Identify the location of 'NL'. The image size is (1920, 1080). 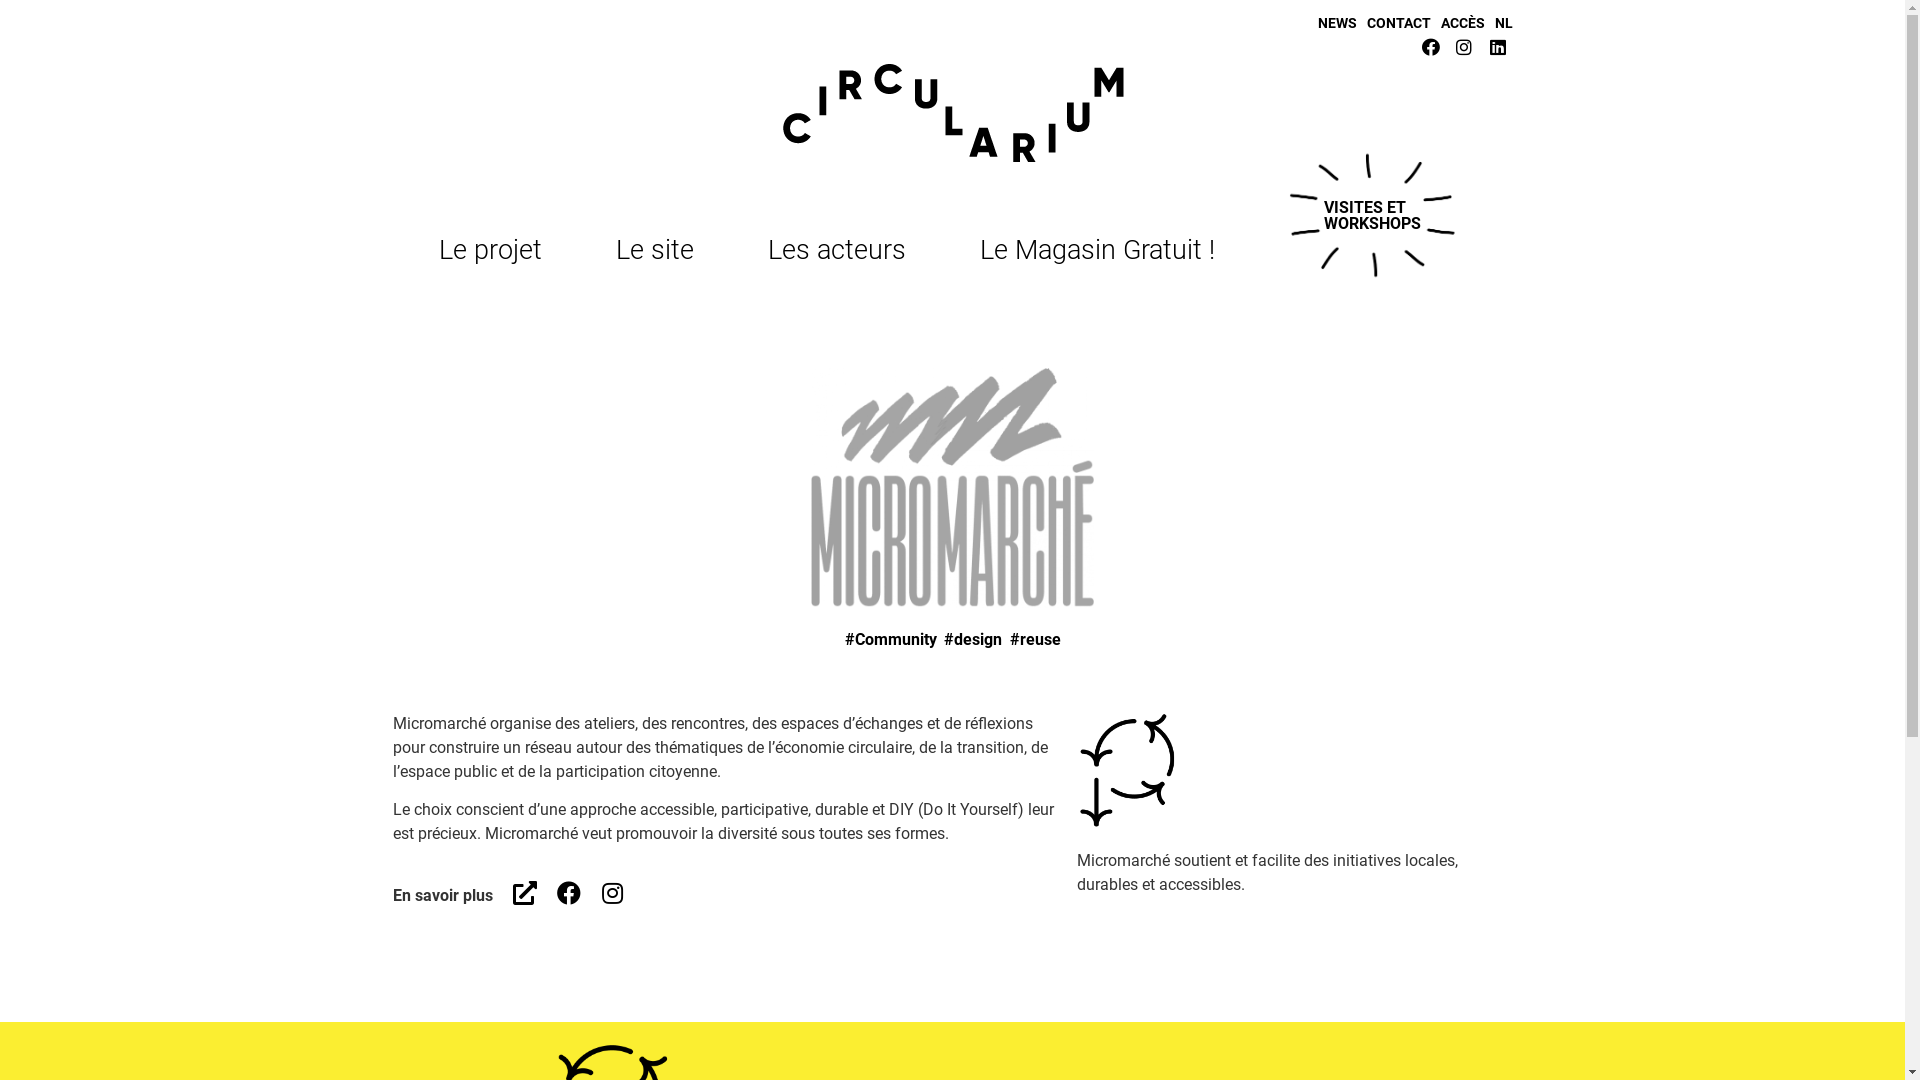
(1502, 23).